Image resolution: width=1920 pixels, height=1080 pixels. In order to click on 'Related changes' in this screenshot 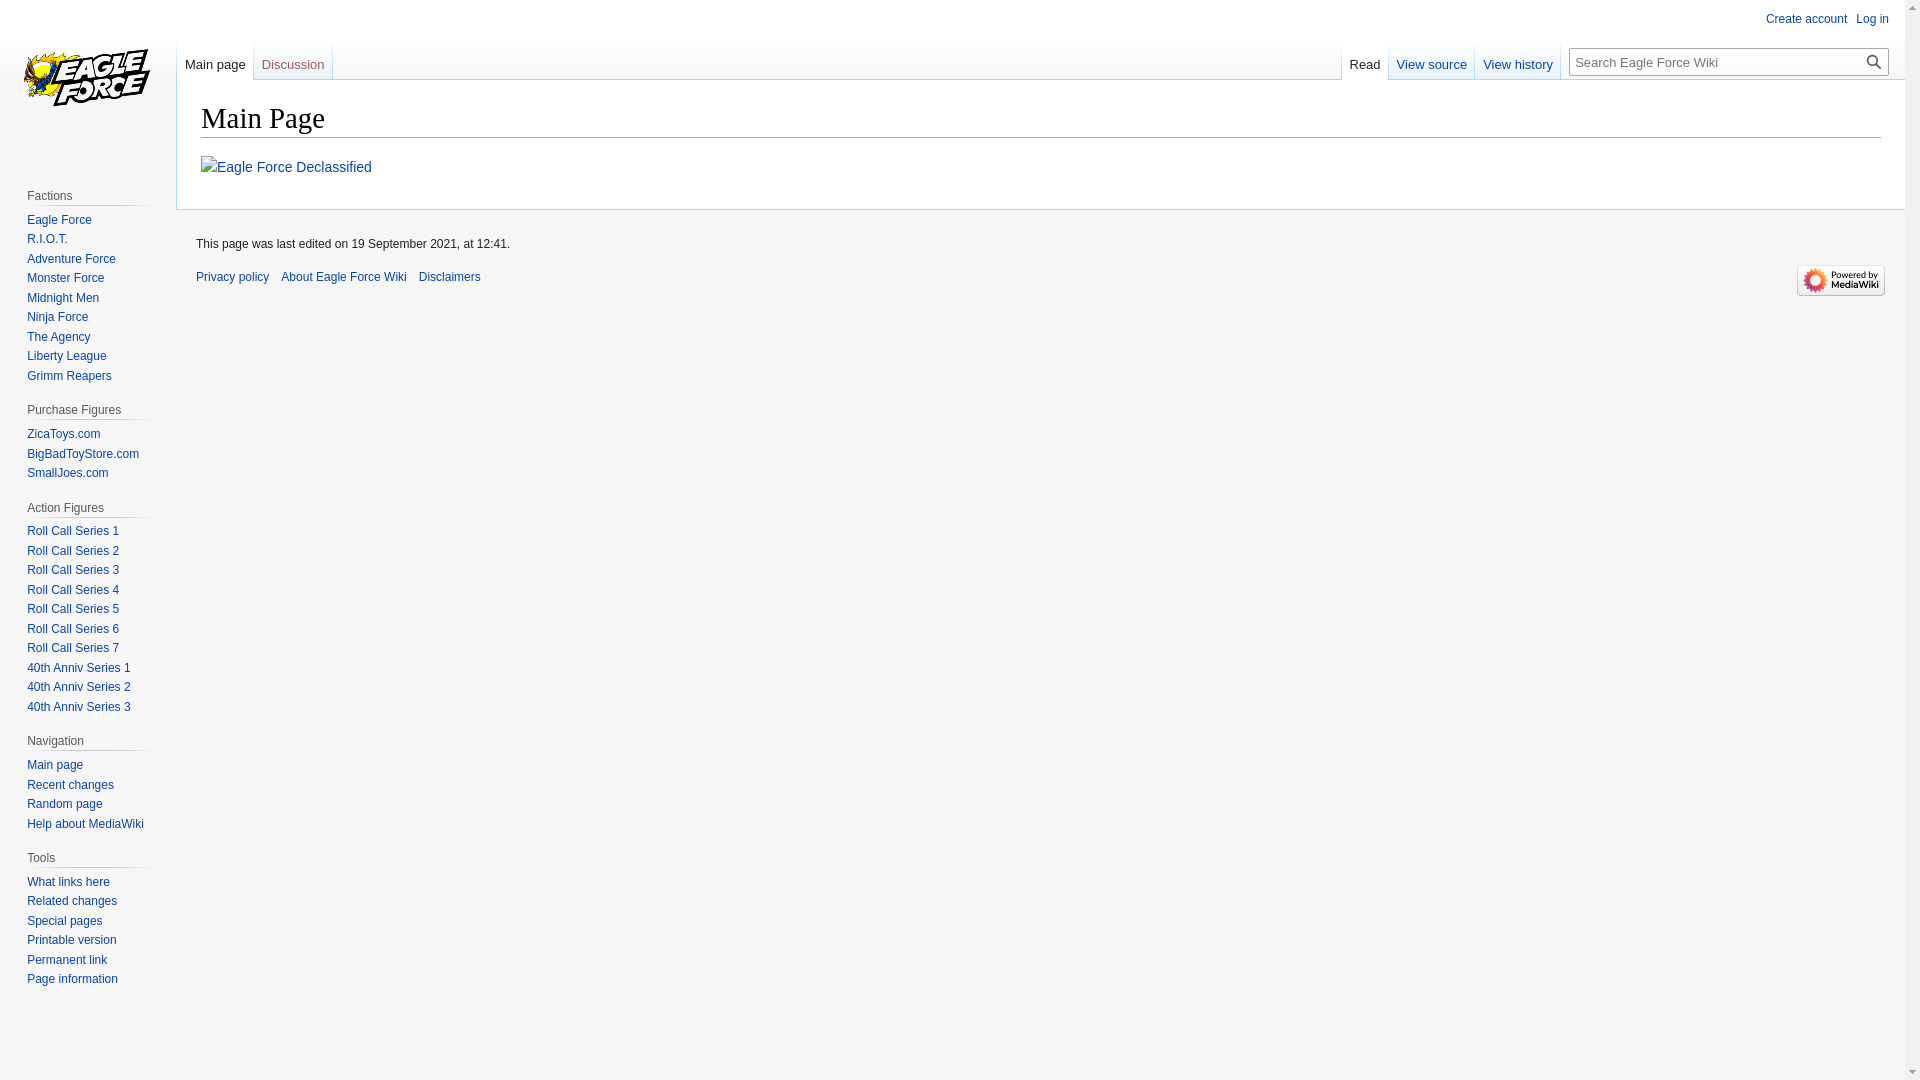, I will do `click(27, 901)`.